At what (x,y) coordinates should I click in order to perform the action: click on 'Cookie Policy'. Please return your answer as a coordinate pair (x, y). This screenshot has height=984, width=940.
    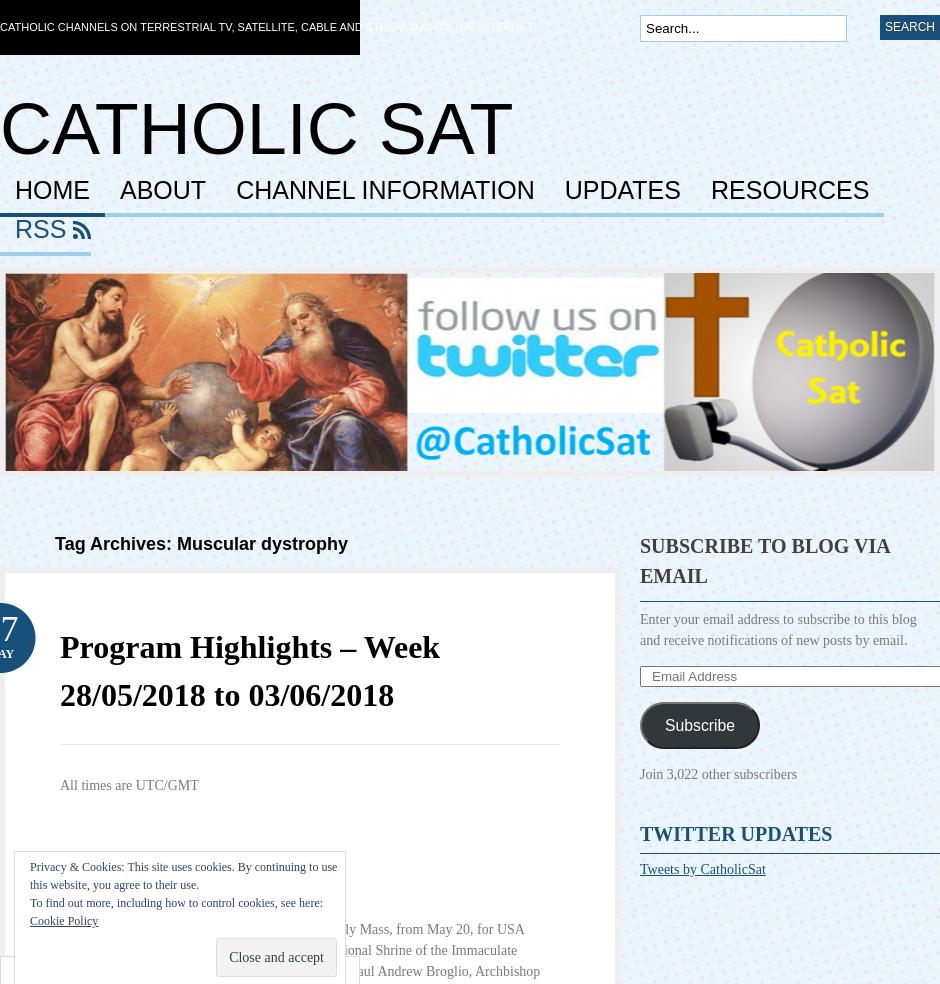
    Looking at the image, I should click on (63, 921).